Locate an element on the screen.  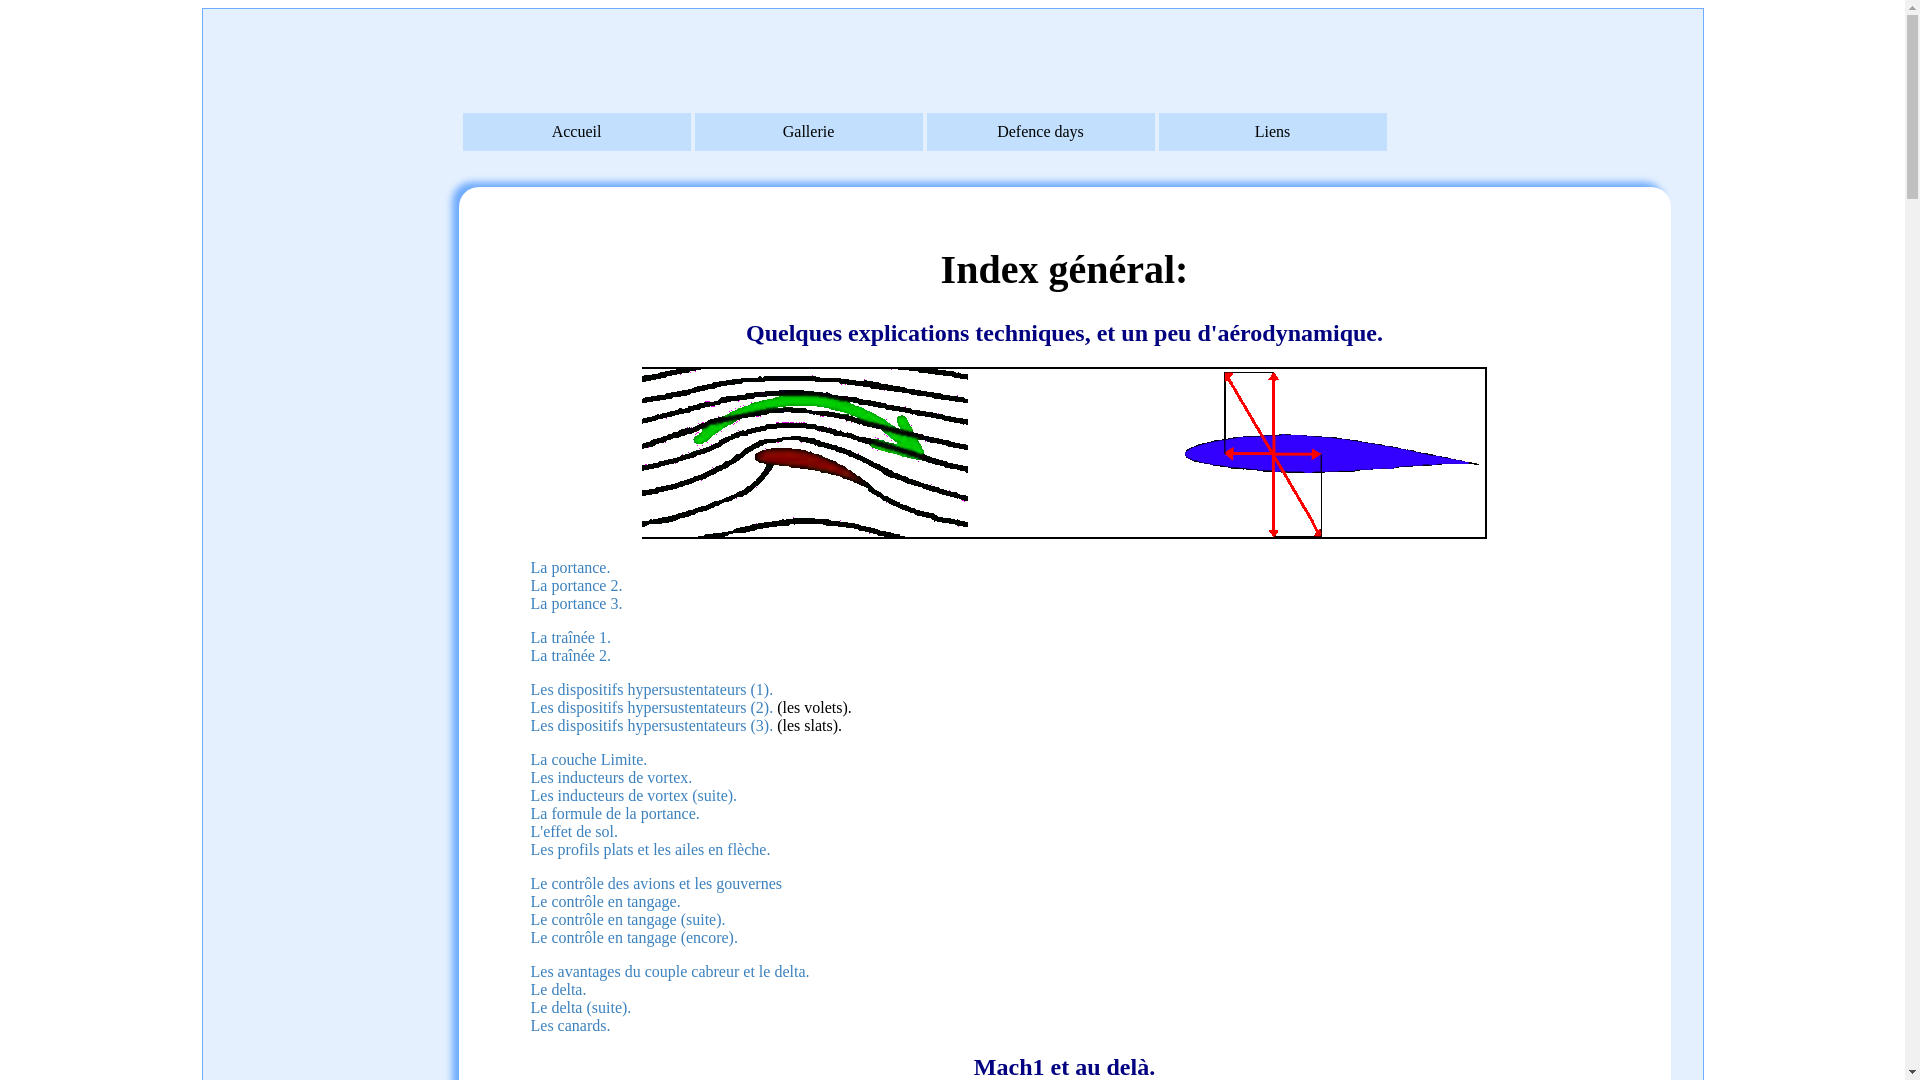
'La formule de la portance.' is located at coordinates (613, 812).